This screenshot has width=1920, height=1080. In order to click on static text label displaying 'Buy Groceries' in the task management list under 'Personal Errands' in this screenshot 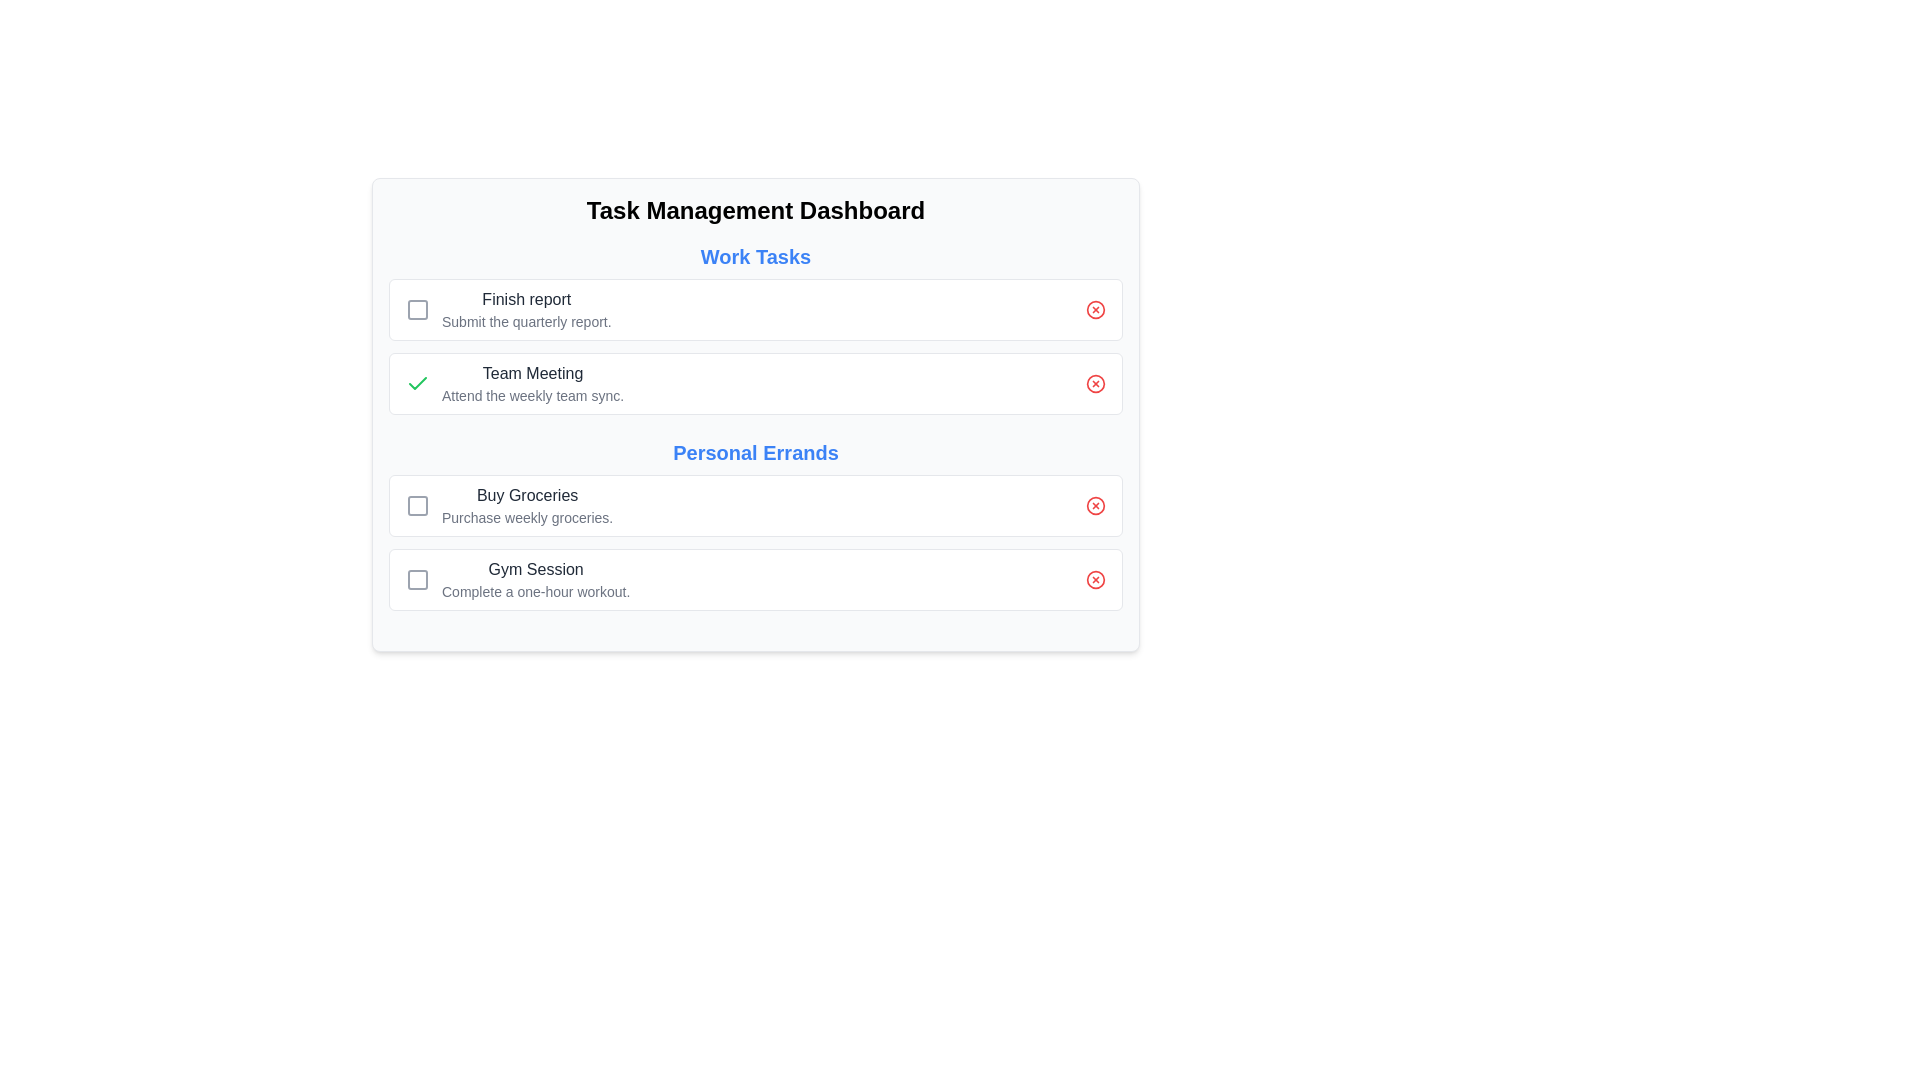, I will do `click(527, 495)`.